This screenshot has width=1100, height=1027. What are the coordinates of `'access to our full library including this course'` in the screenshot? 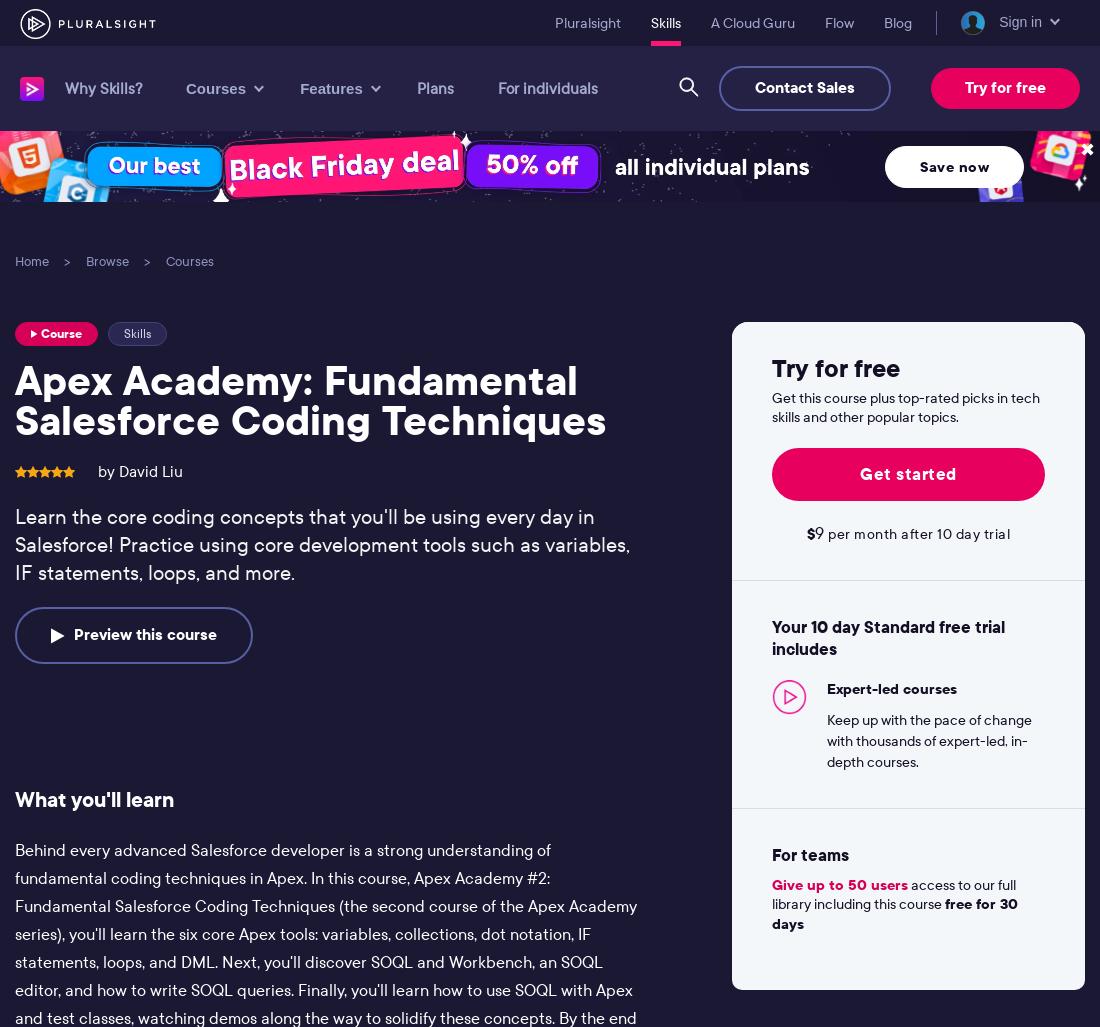 It's located at (891, 893).